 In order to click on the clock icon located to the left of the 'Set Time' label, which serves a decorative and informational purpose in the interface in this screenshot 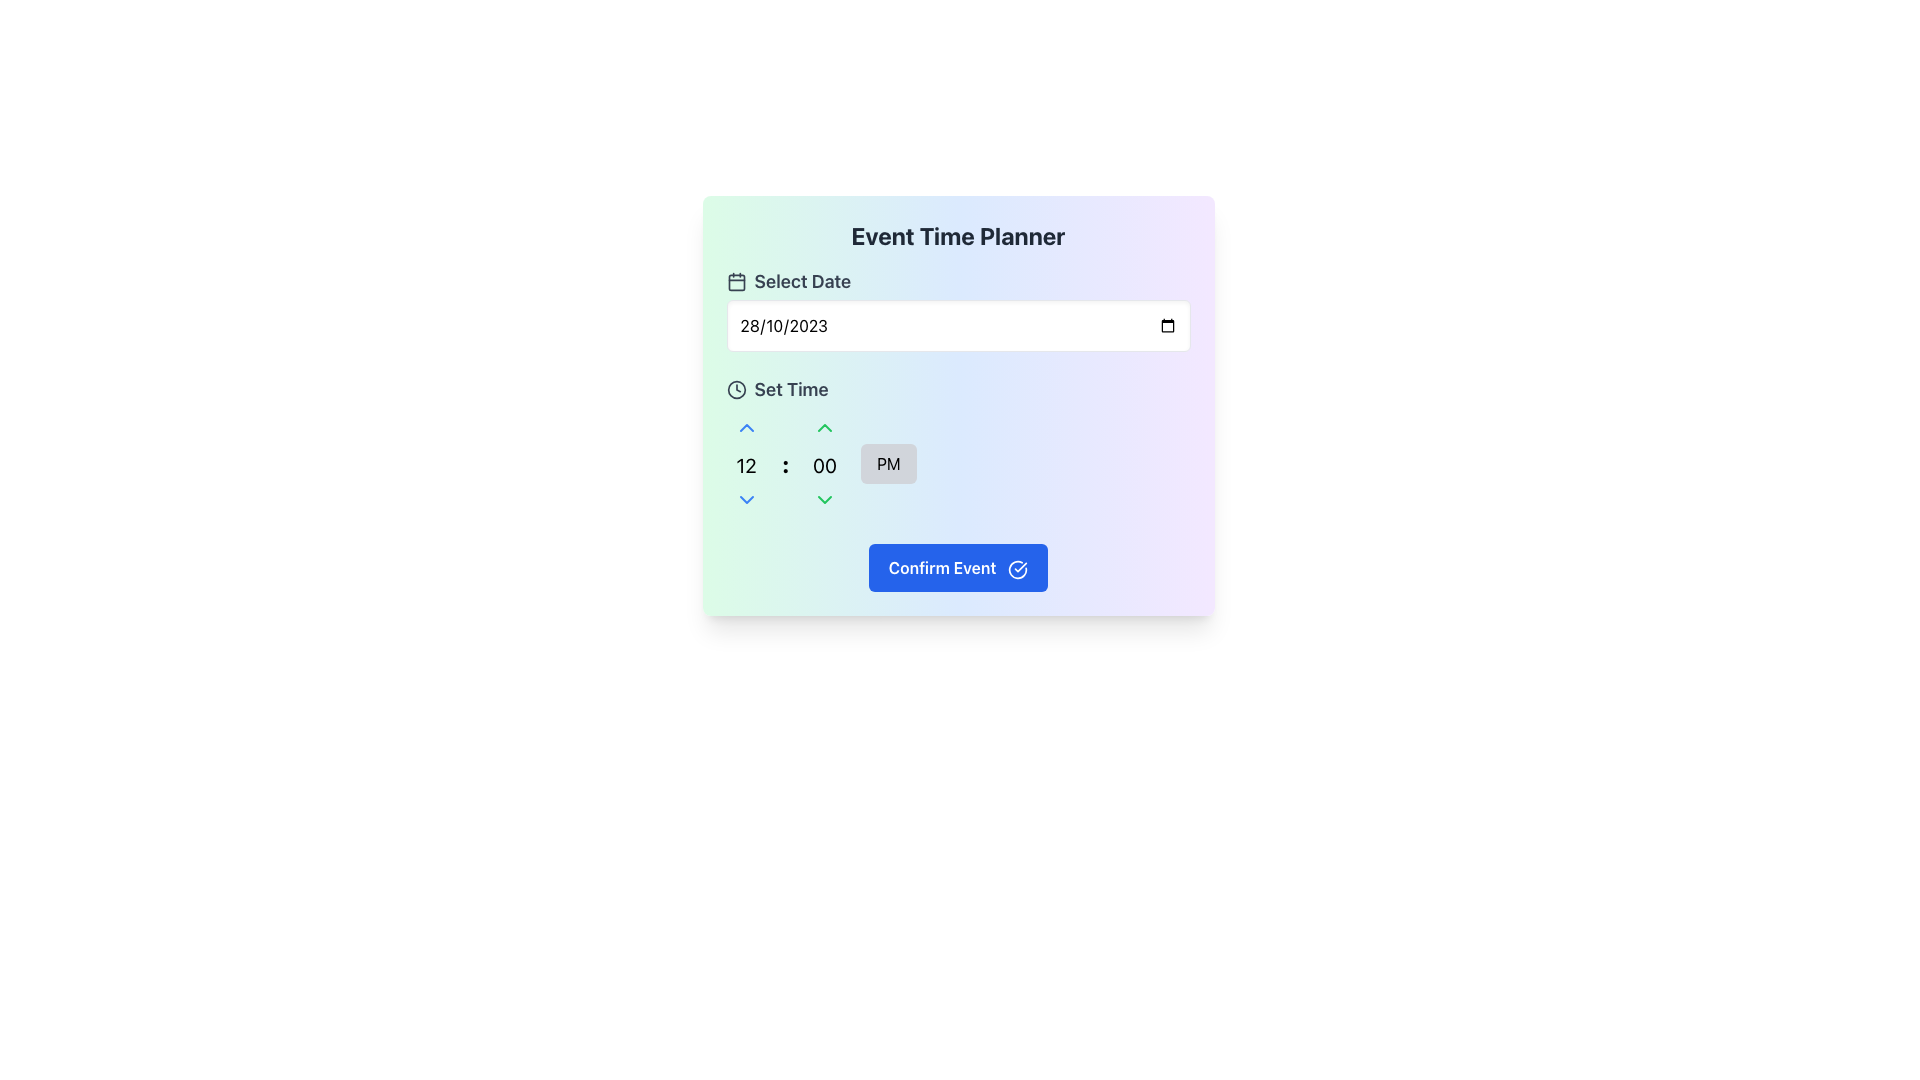, I will do `click(735, 389)`.